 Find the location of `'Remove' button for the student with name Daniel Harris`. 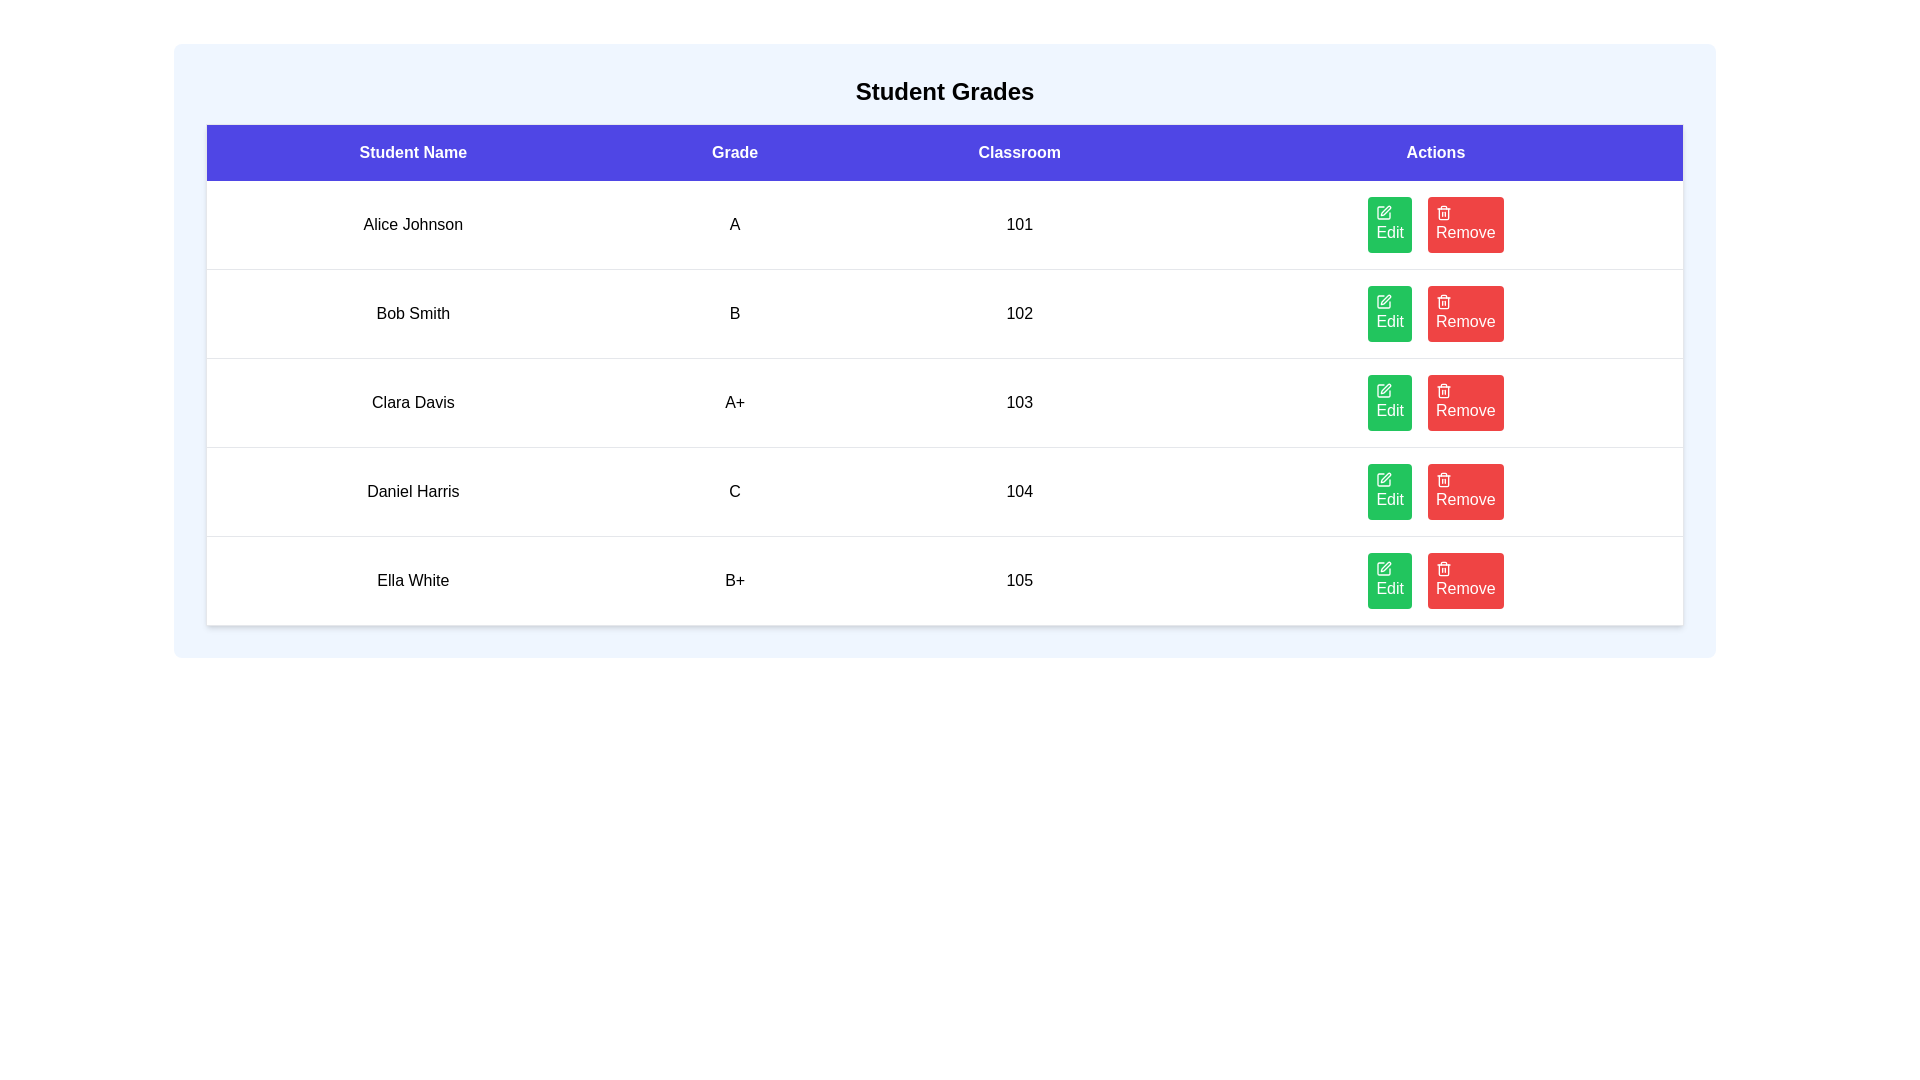

'Remove' button for the student with name Daniel Harris is located at coordinates (1465, 492).